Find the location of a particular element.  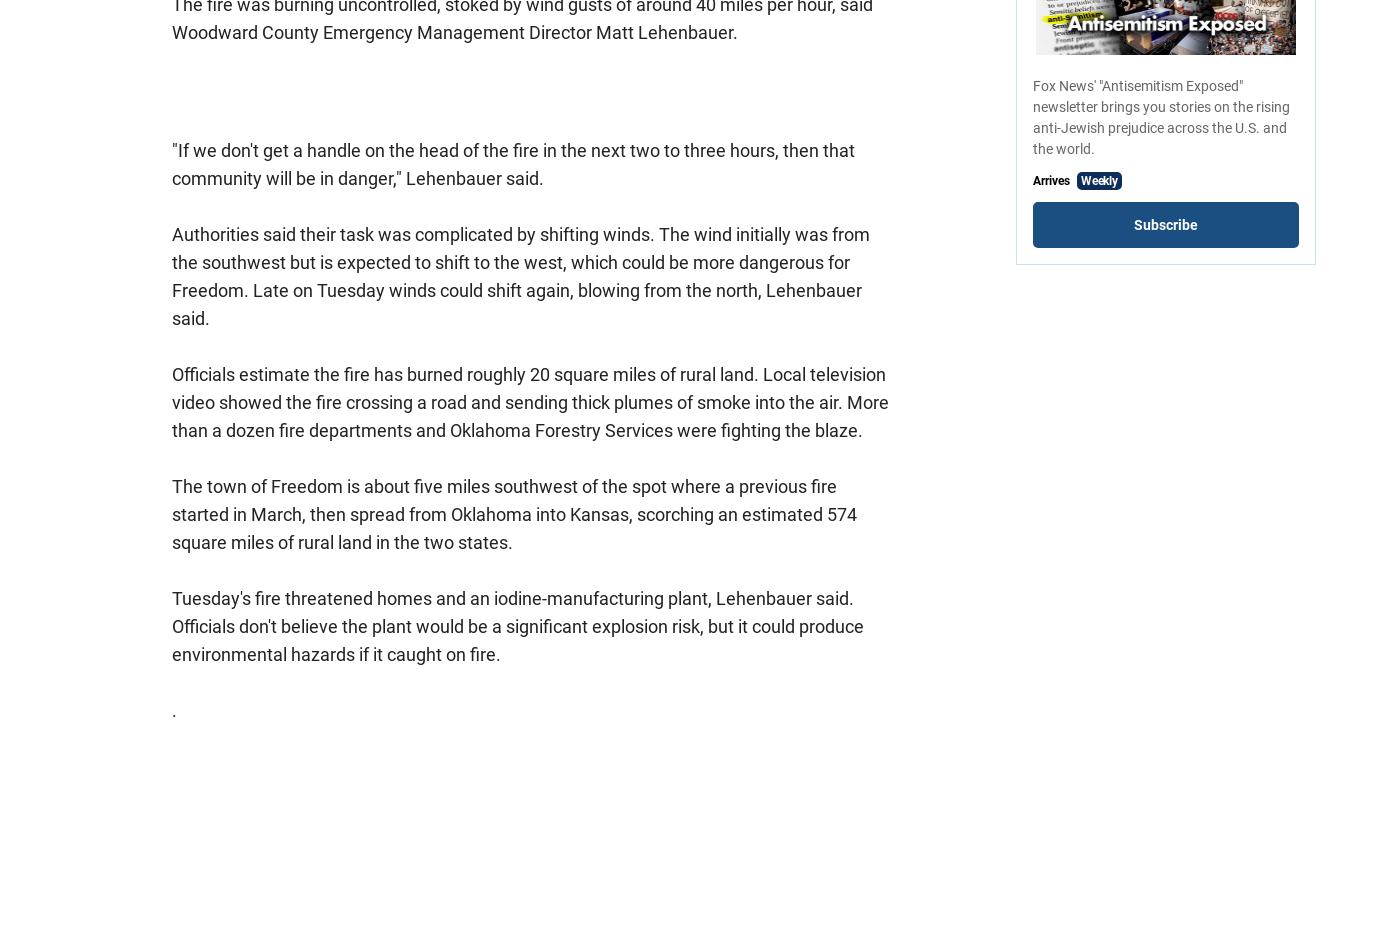

'Fox News' "Antisemitism Exposed" newsletter brings you stories on the rising anti-Jewish prejudice across the U.S. and the world.' is located at coordinates (1161, 116).